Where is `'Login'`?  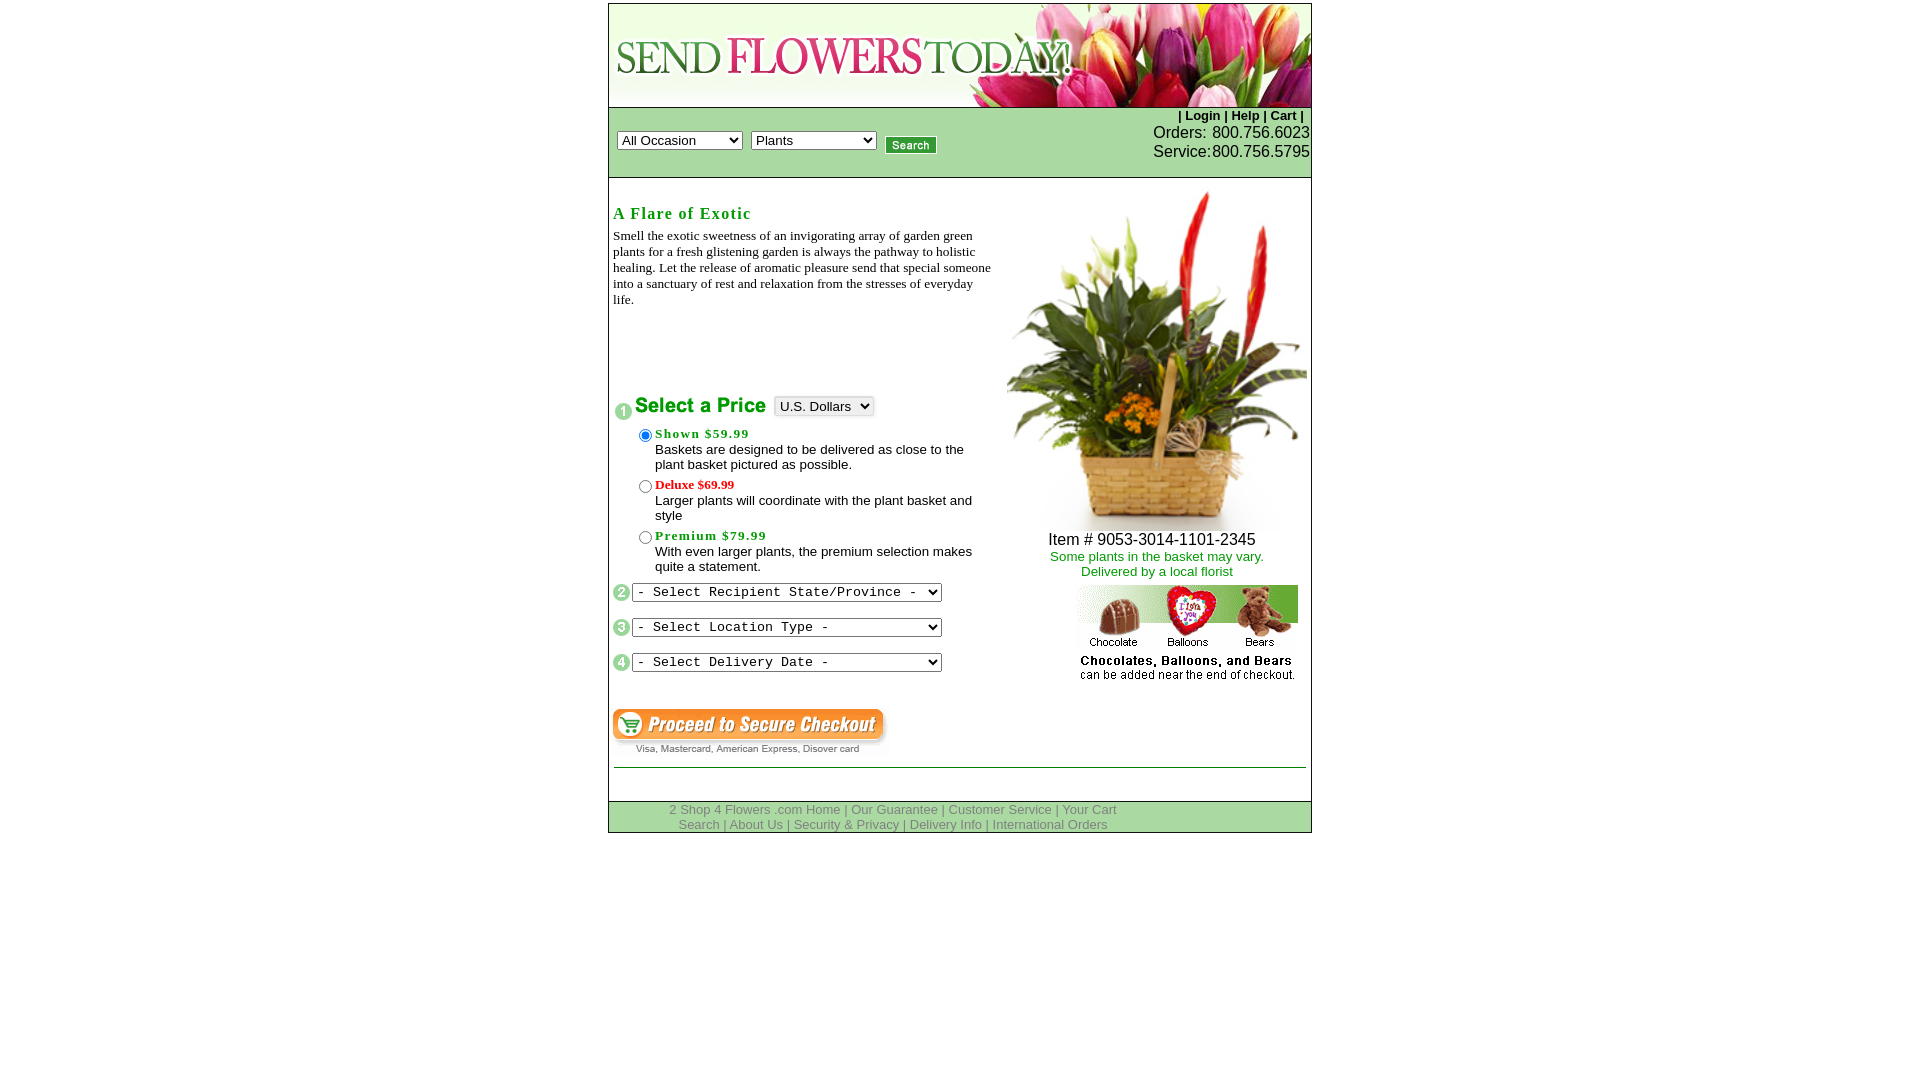 'Login' is located at coordinates (1201, 115).